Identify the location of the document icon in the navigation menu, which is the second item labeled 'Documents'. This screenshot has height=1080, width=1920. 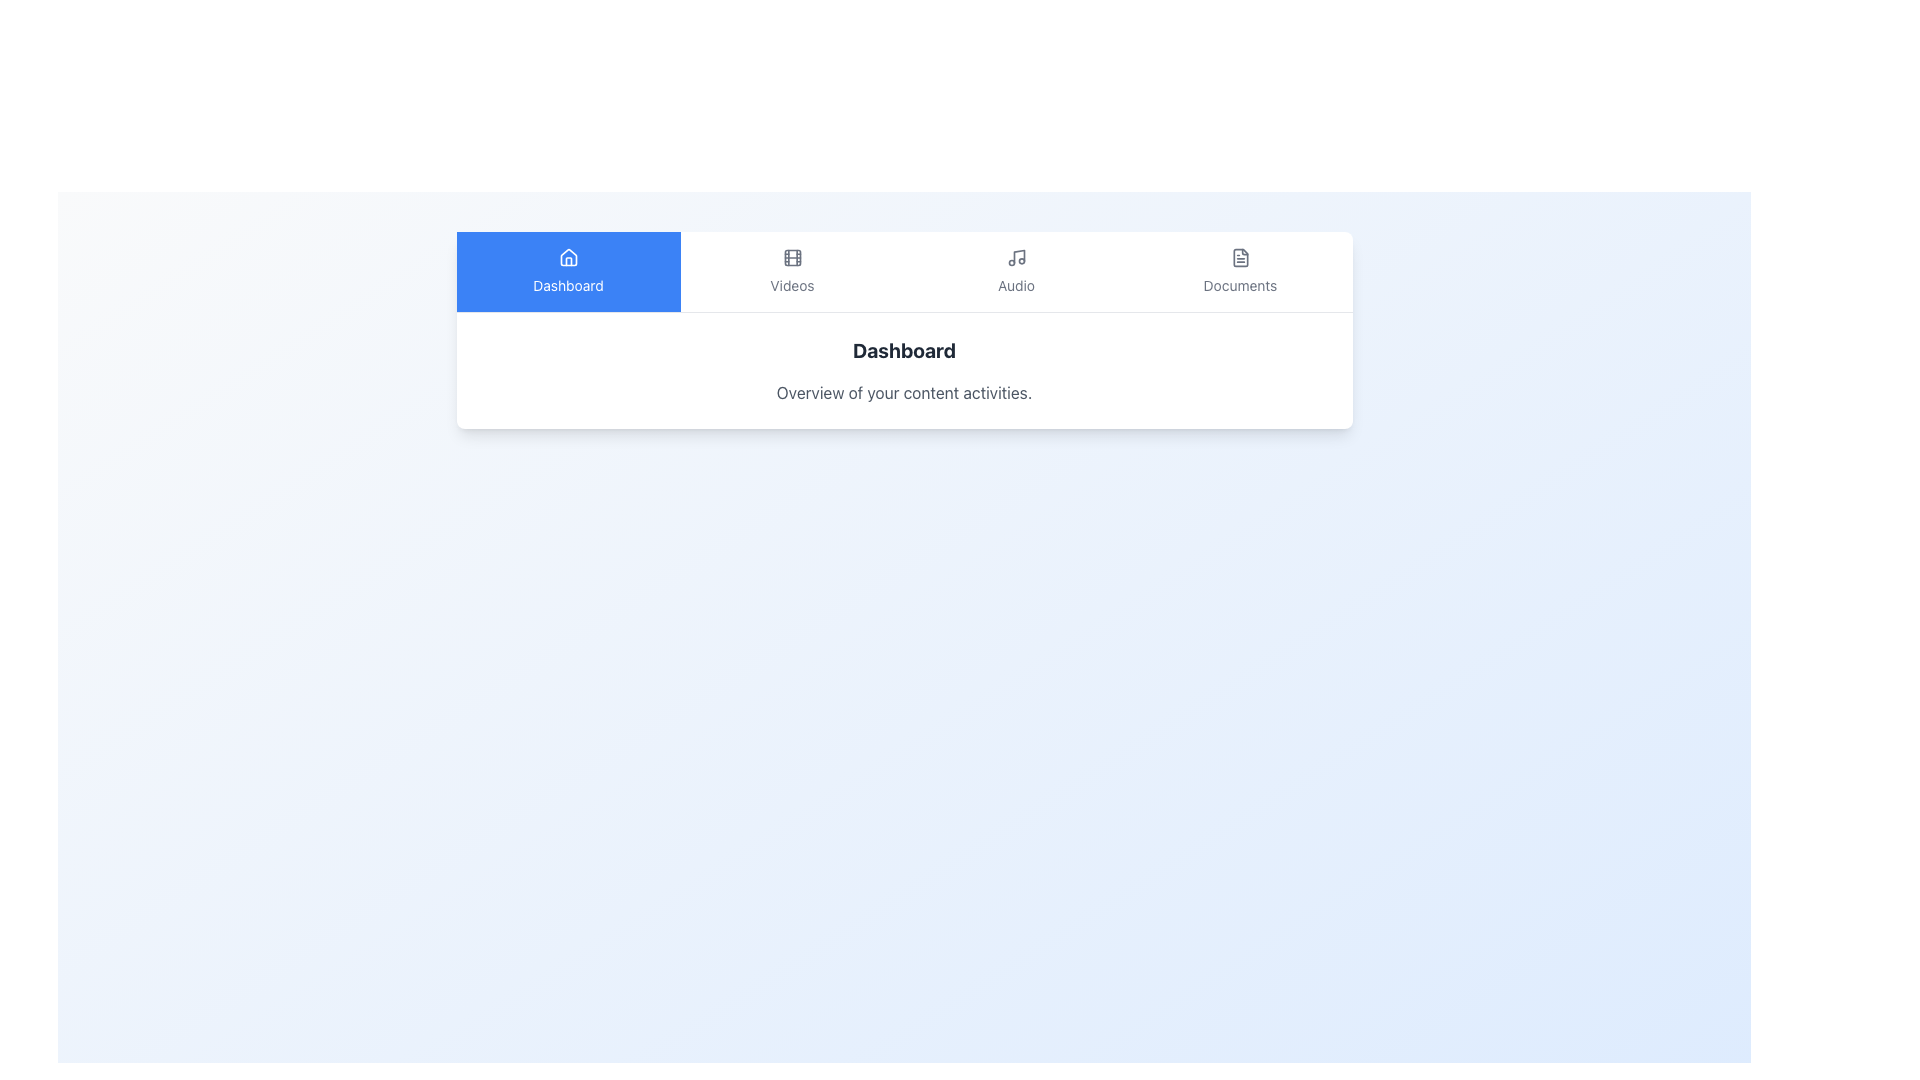
(1239, 272).